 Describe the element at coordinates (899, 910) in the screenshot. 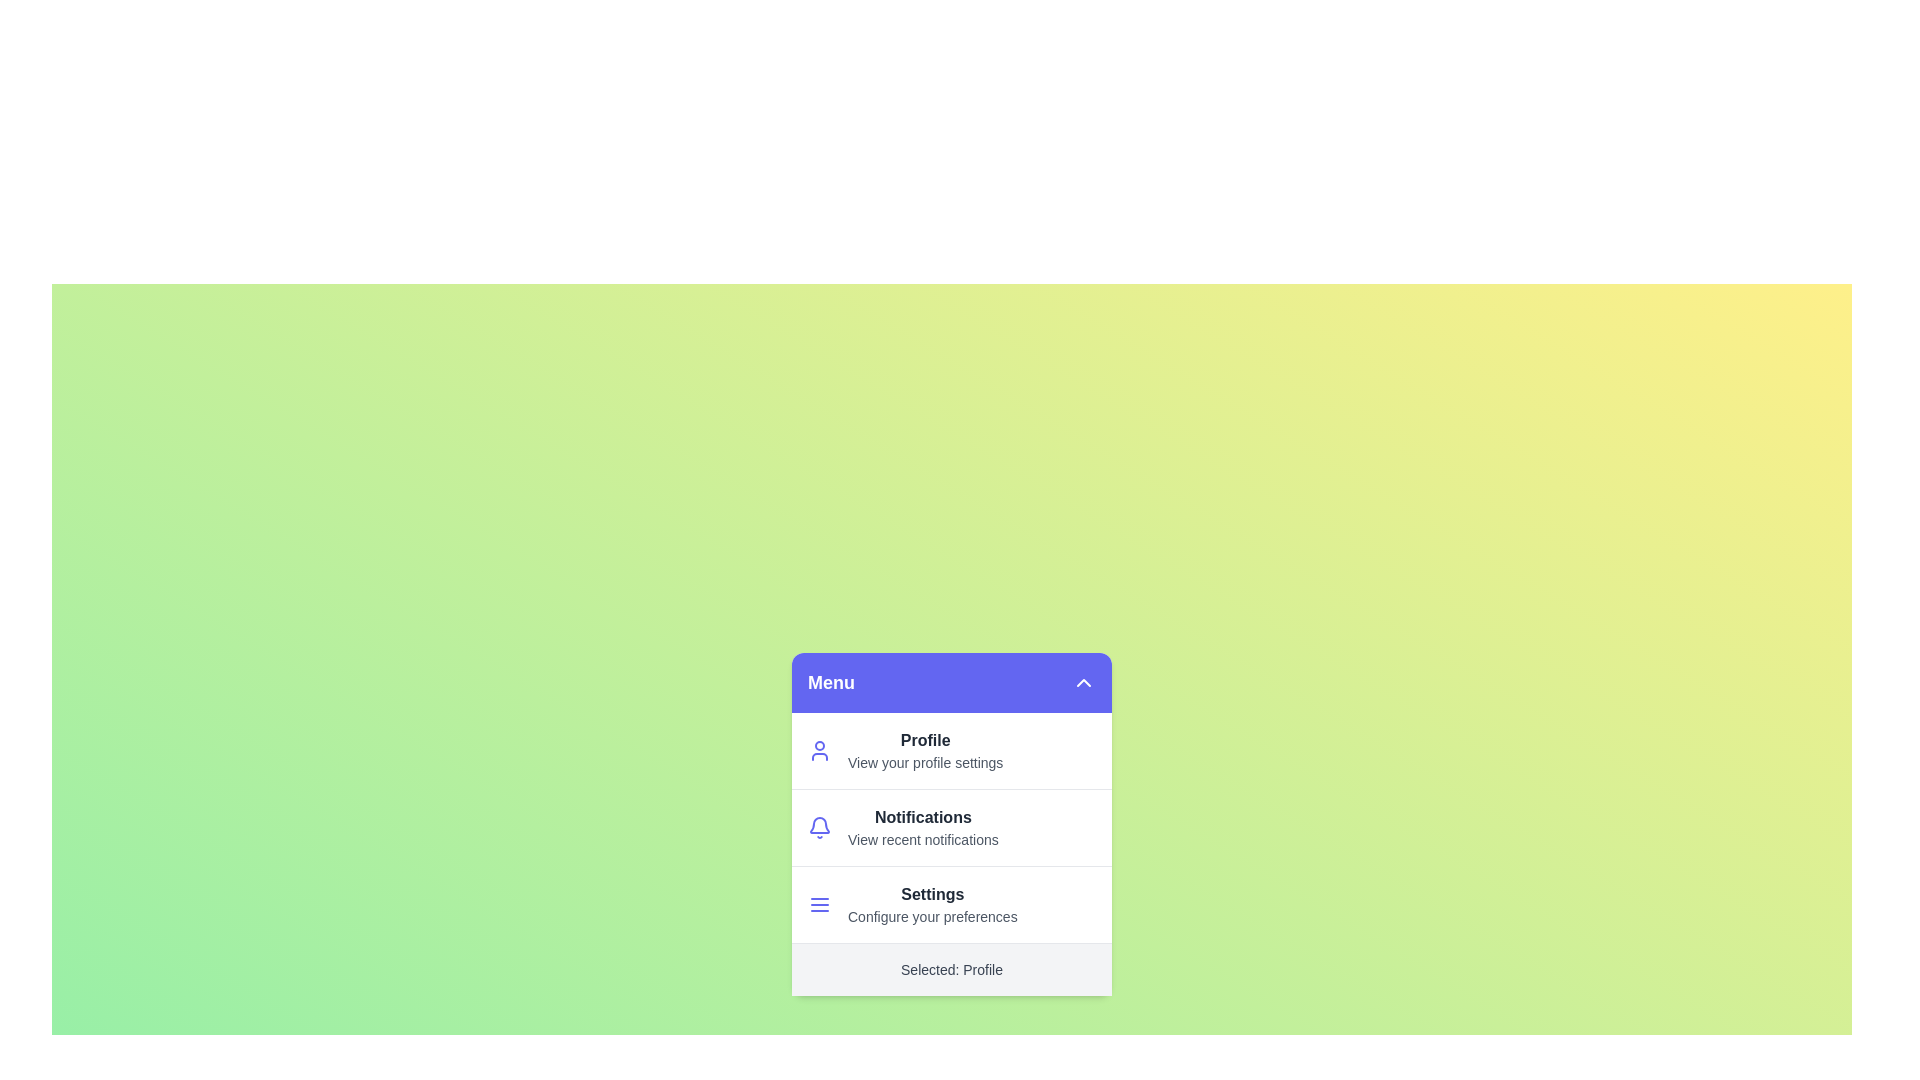

I see `the menu item labeled Settings` at that location.